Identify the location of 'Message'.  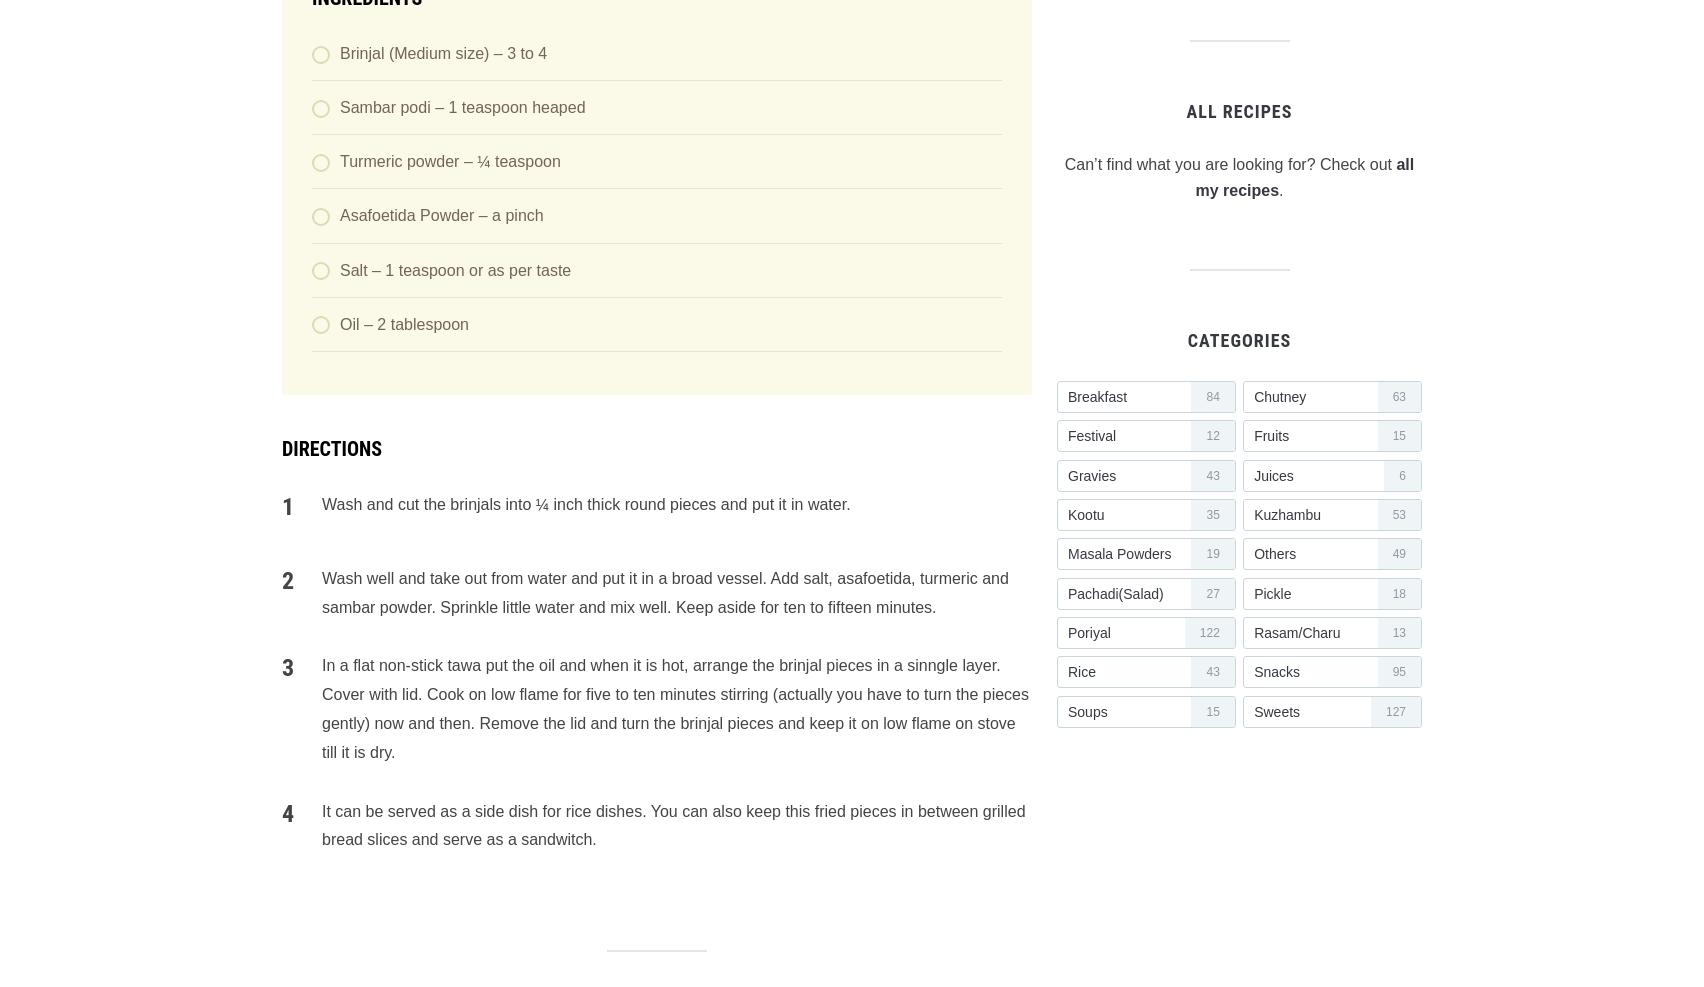
(312, 175).